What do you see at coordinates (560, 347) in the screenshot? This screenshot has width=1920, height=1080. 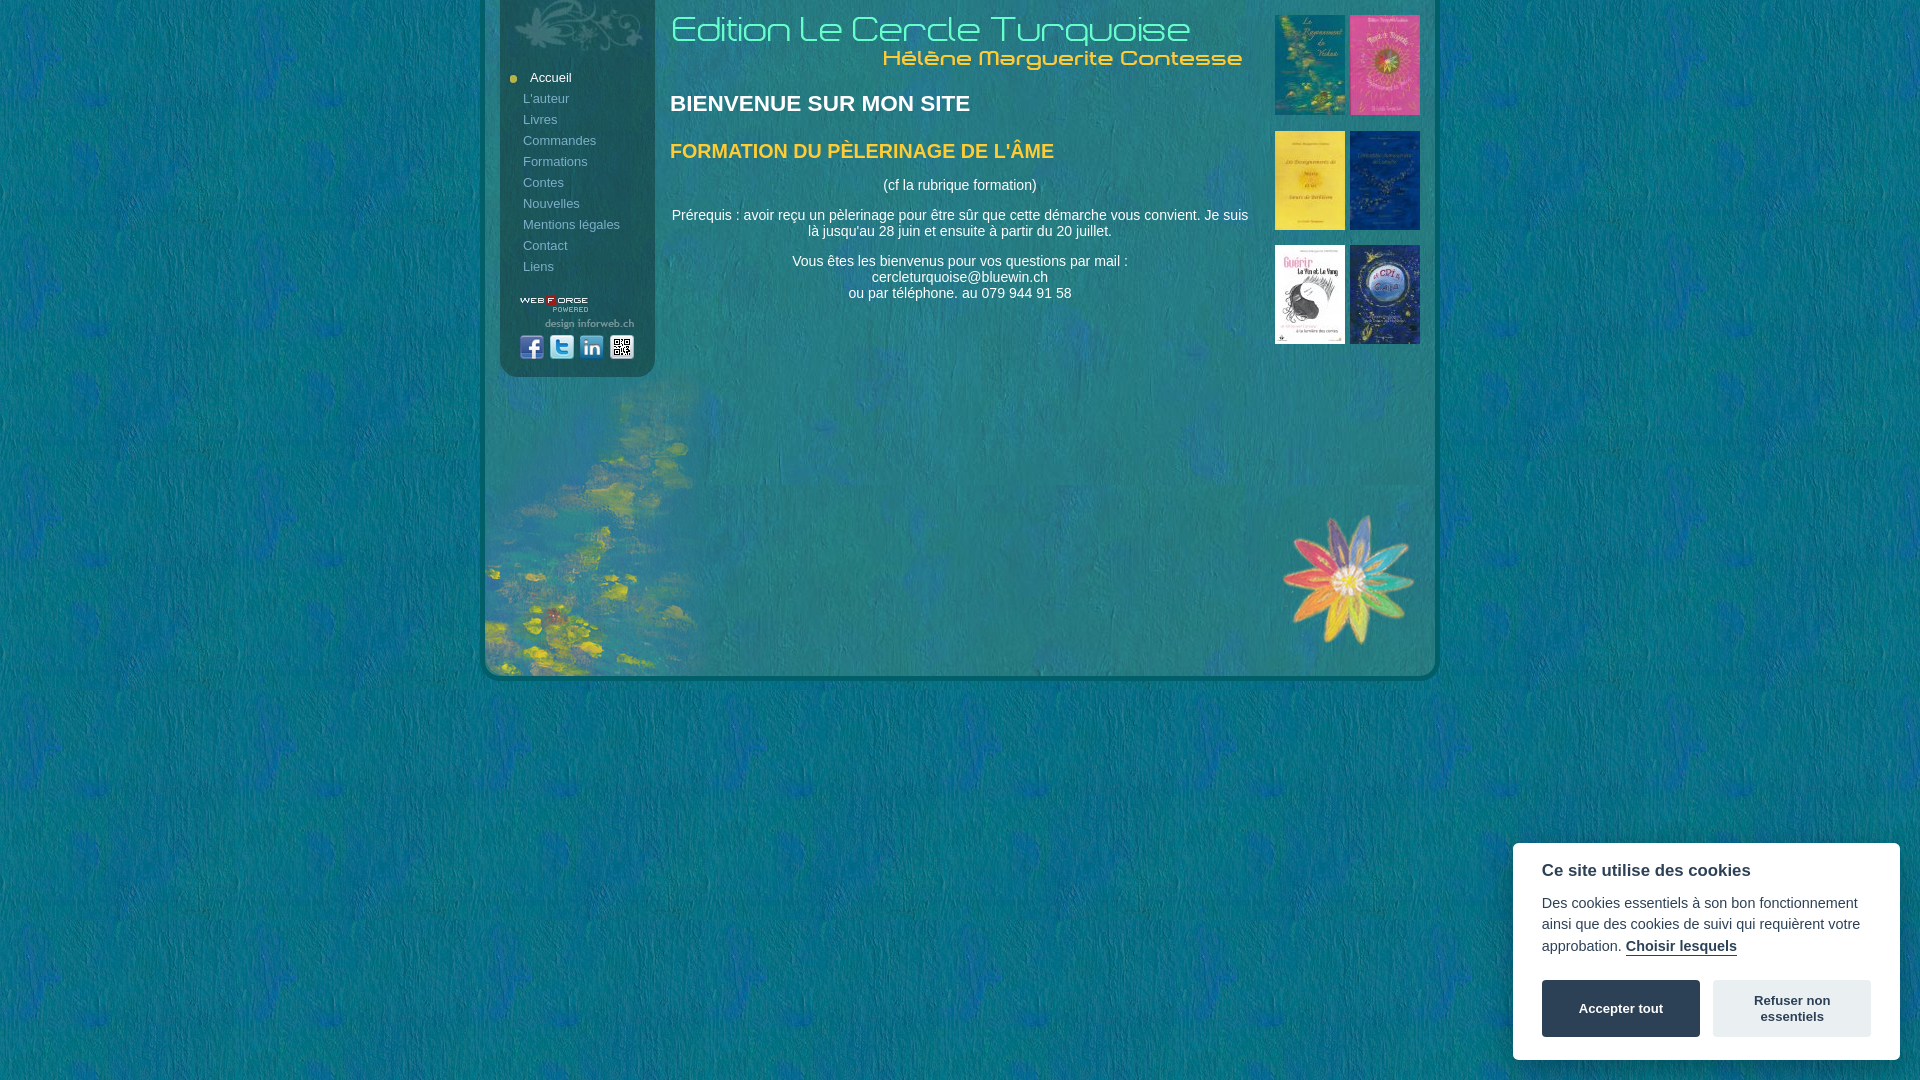 I see `'Partager sur Twitter'` at bounding box center [560, 347].